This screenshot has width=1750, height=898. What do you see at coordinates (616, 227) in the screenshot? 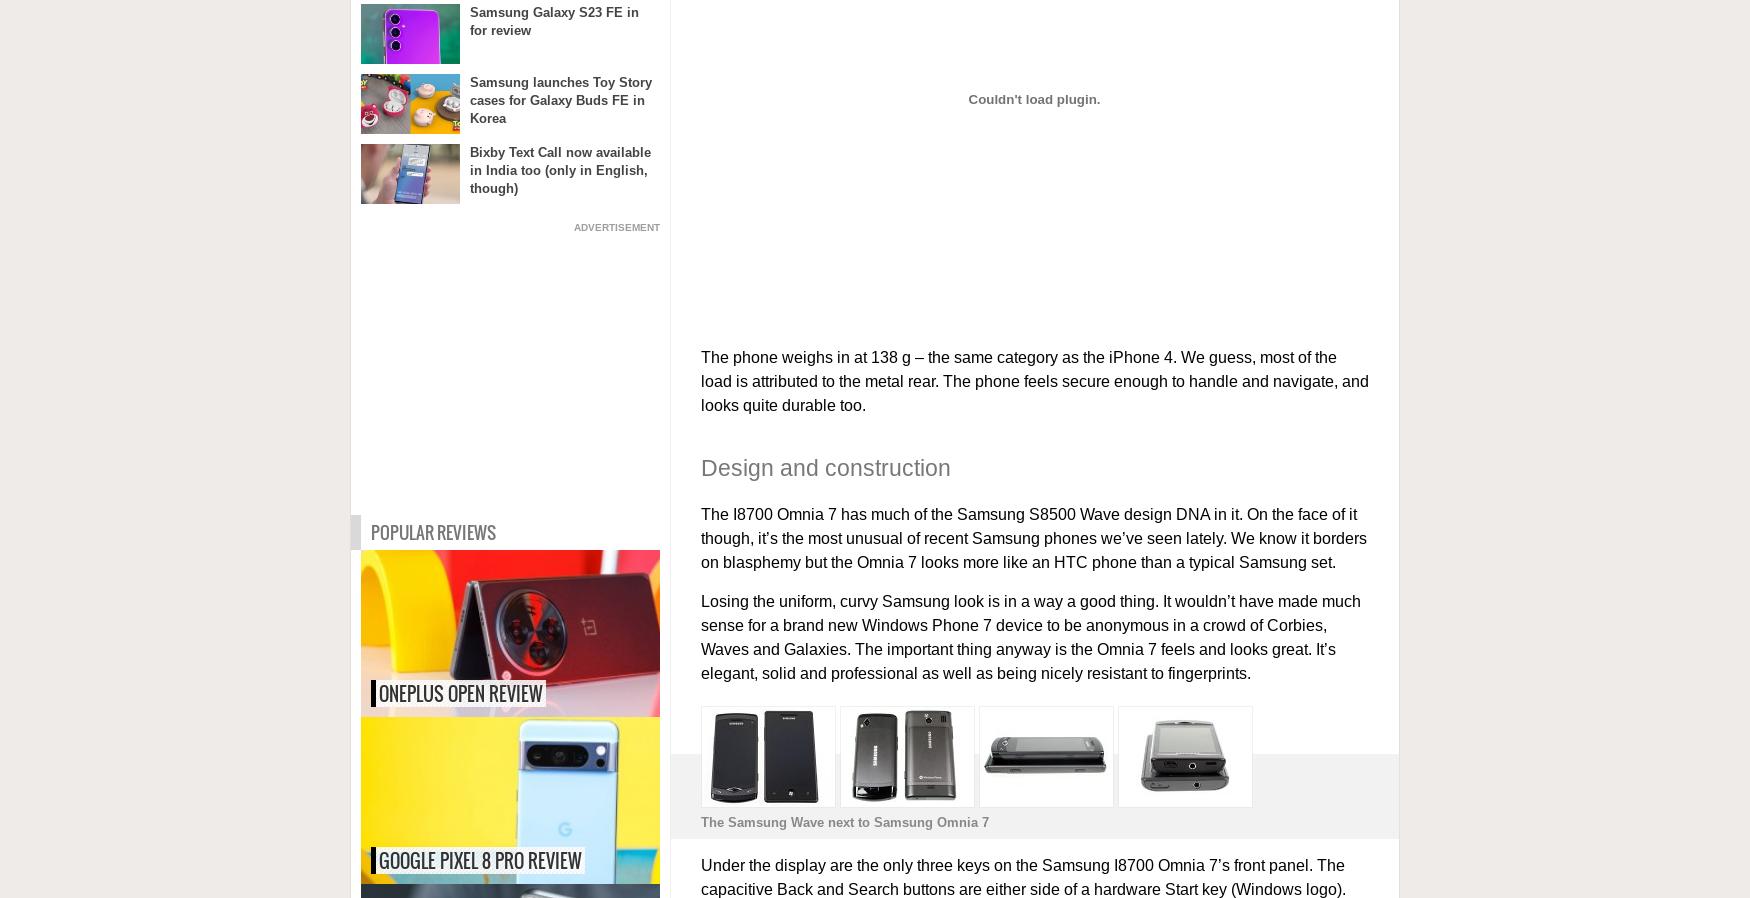
I see `'ADVERTISEMENT'` at bounding box center [616, 227].